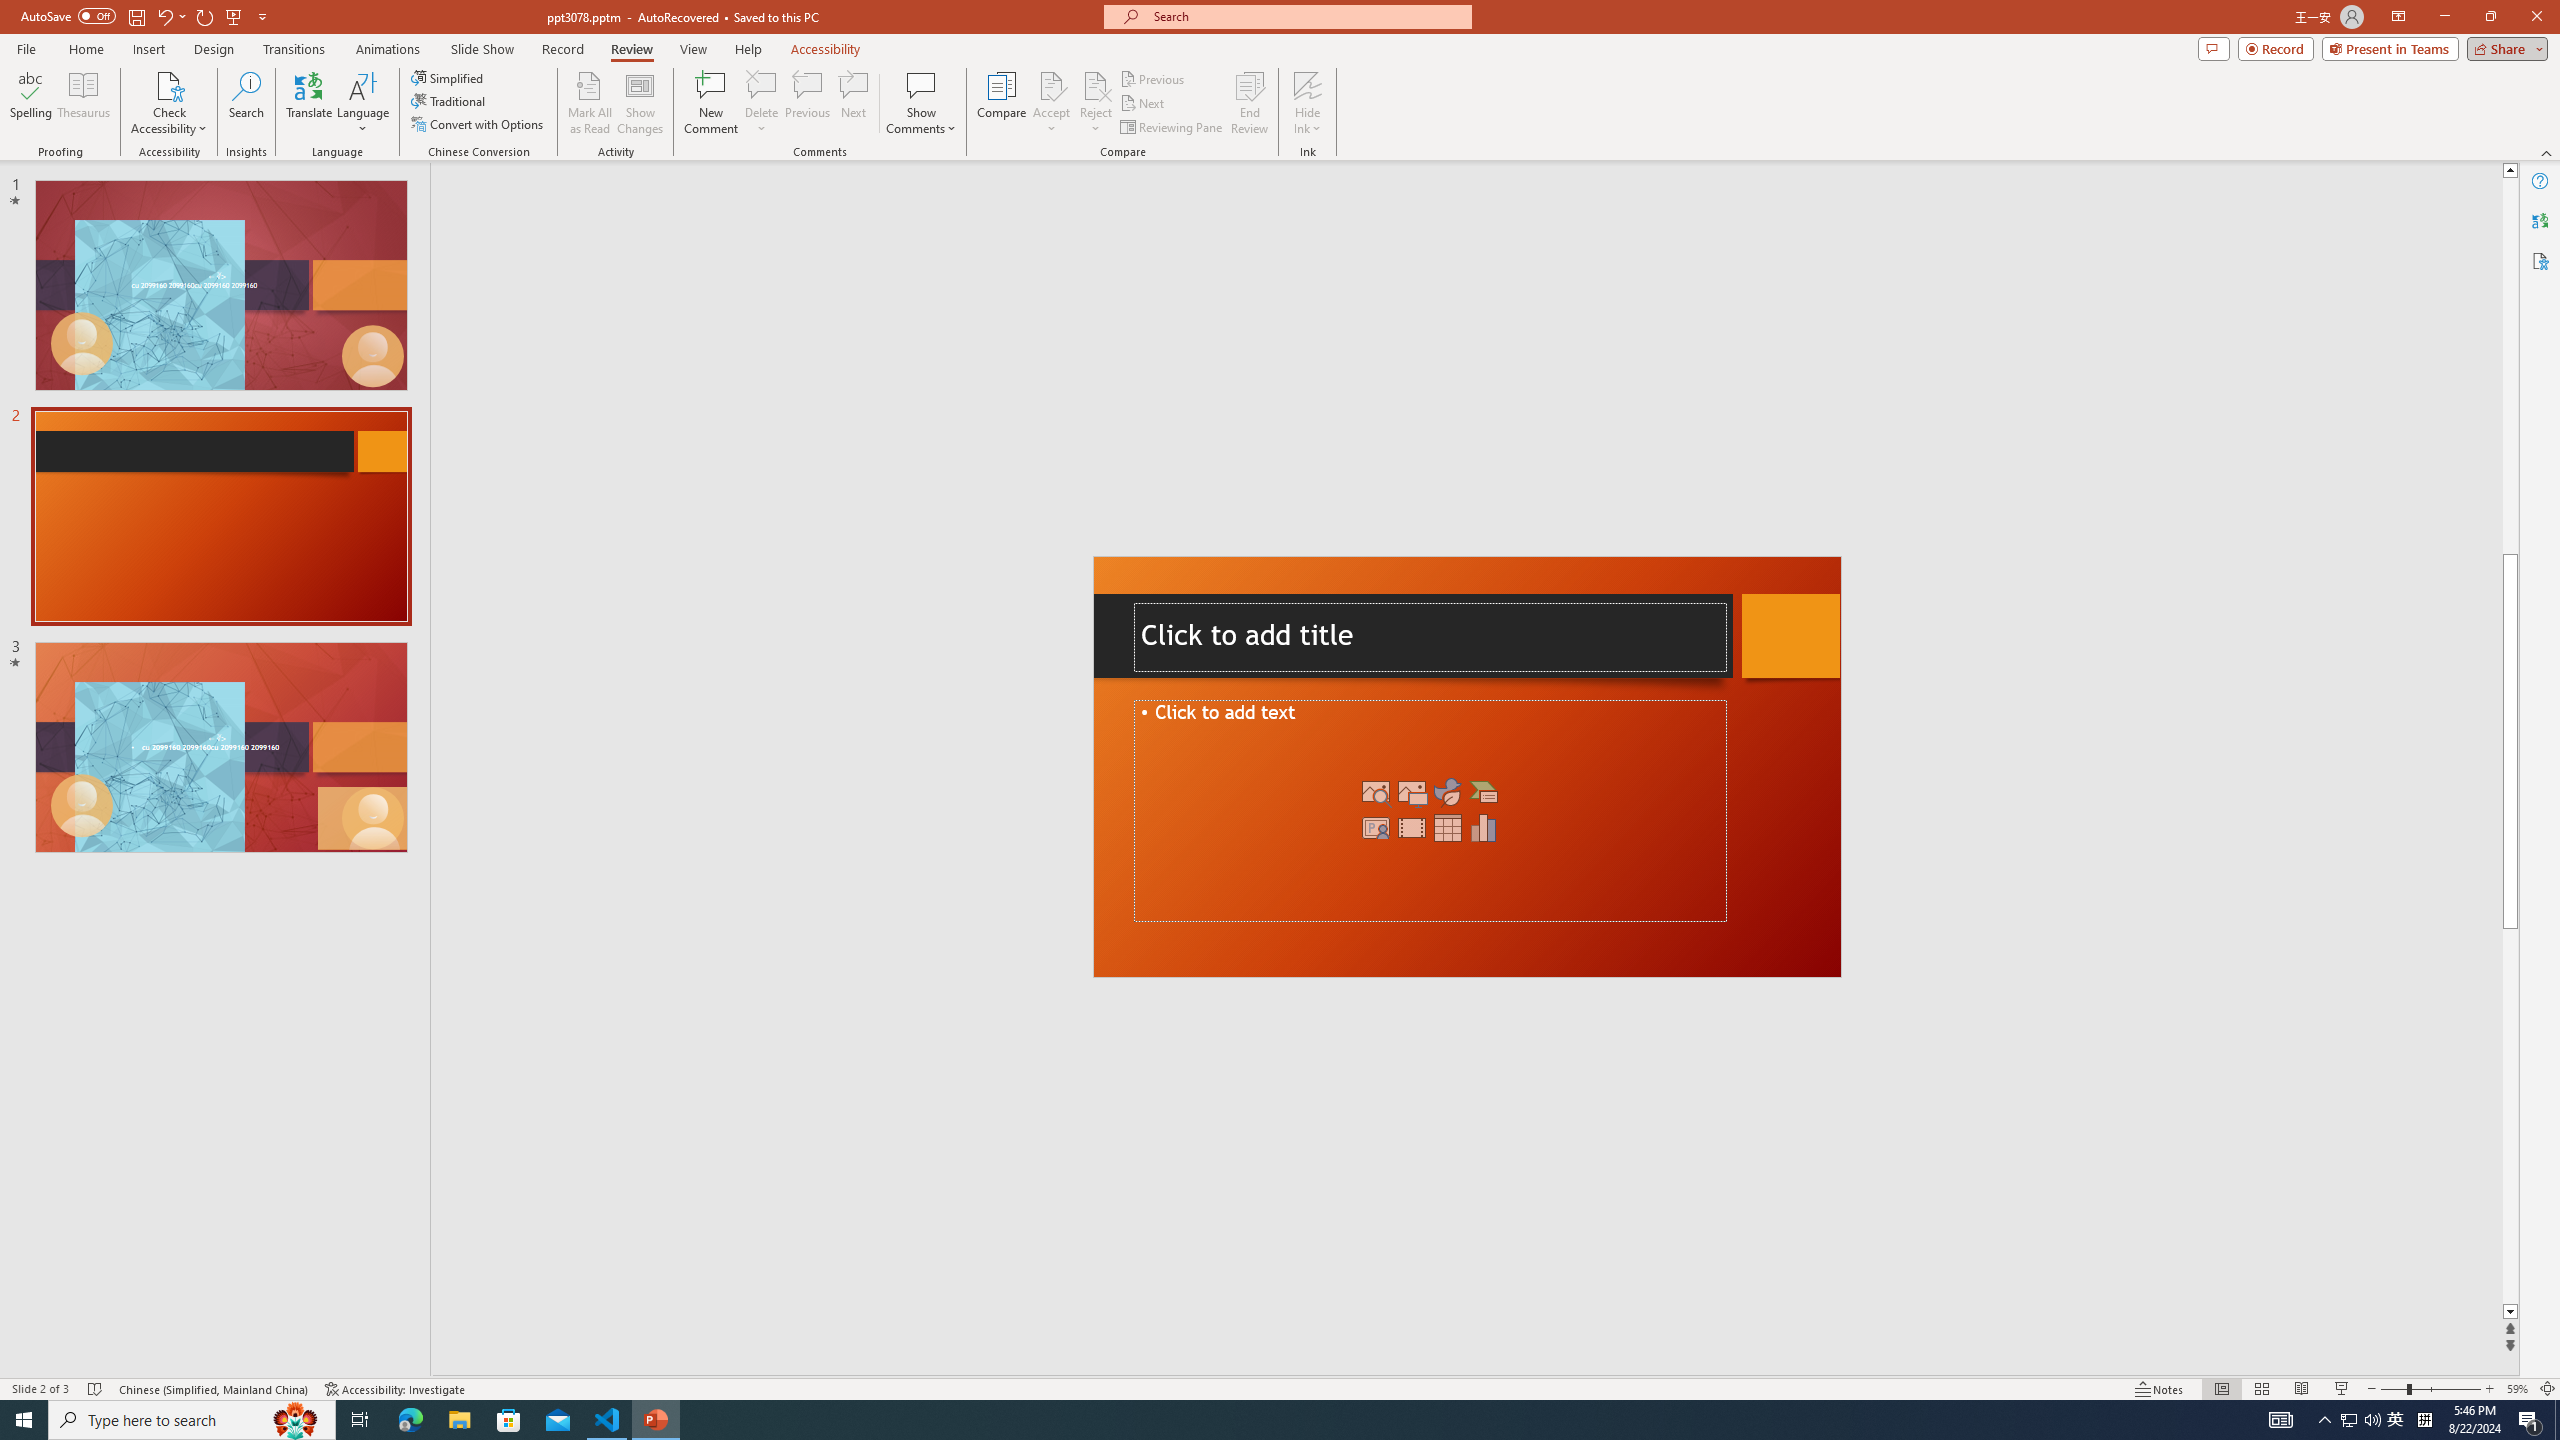 The width and height of the screenshot is (2560, 1440). I want to click on 'Mark All as Read', so click(590, 103).